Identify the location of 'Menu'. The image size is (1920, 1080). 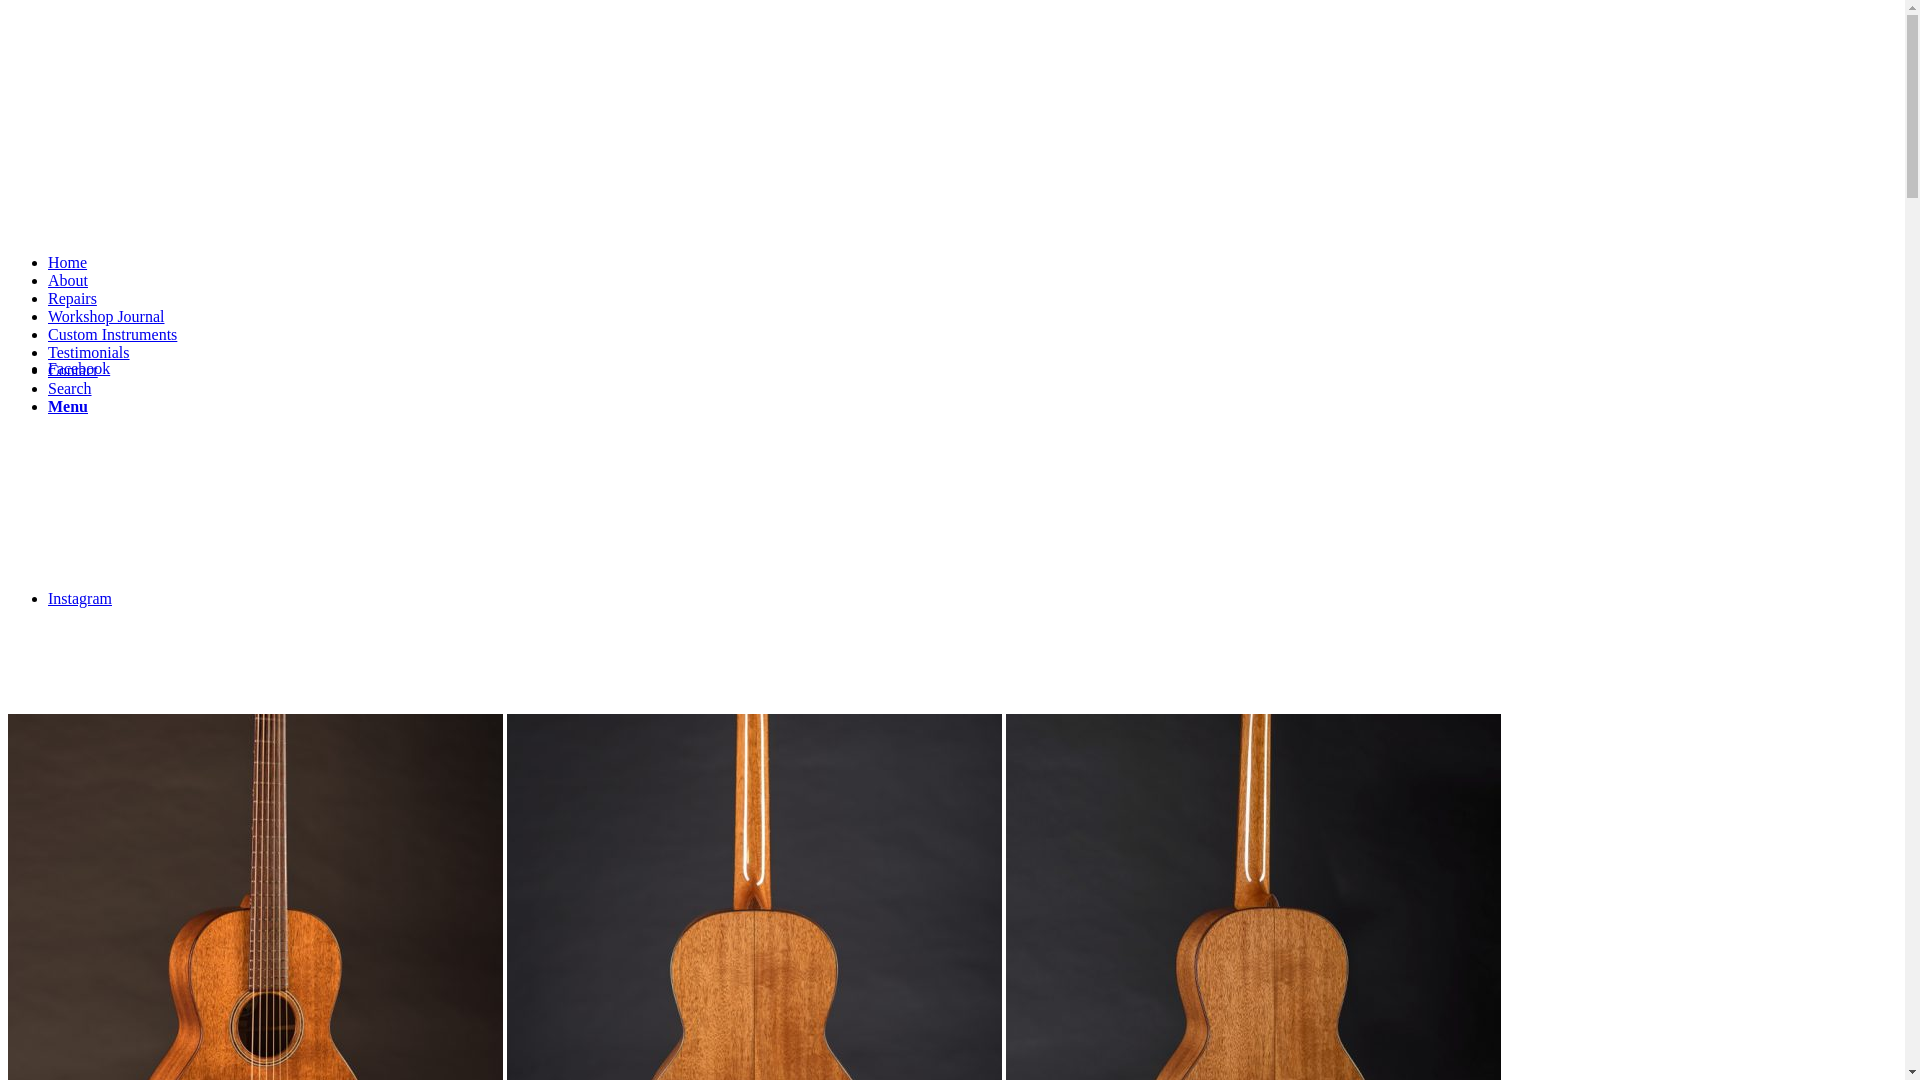
(67, 405).